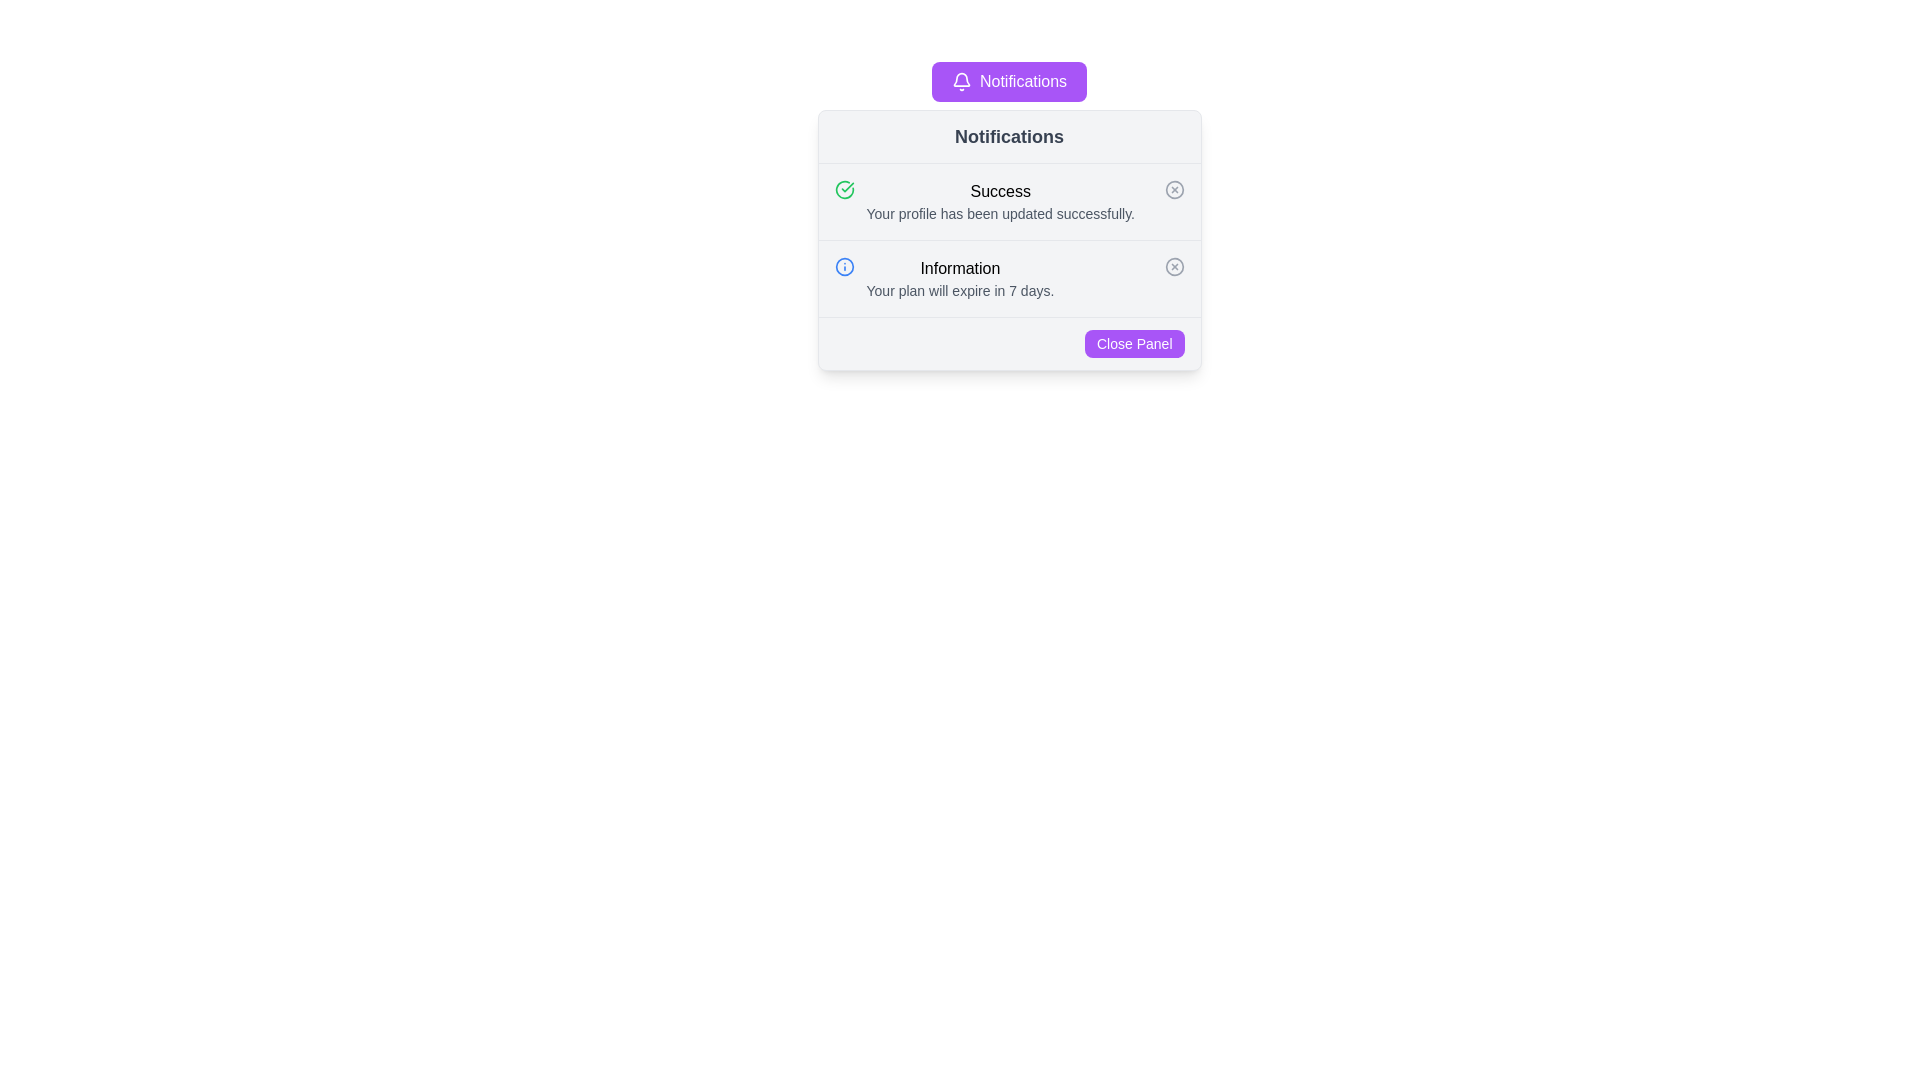 The height and width of the screenshot is (1080, 1920). What do you see at coordinates (1174, 265) in the screenshot?
I see `the dismiss button located in the top-right corner of the second notification titled 'Information: Your plan will expire in 7 days'` at bounding box center [1174, 265].